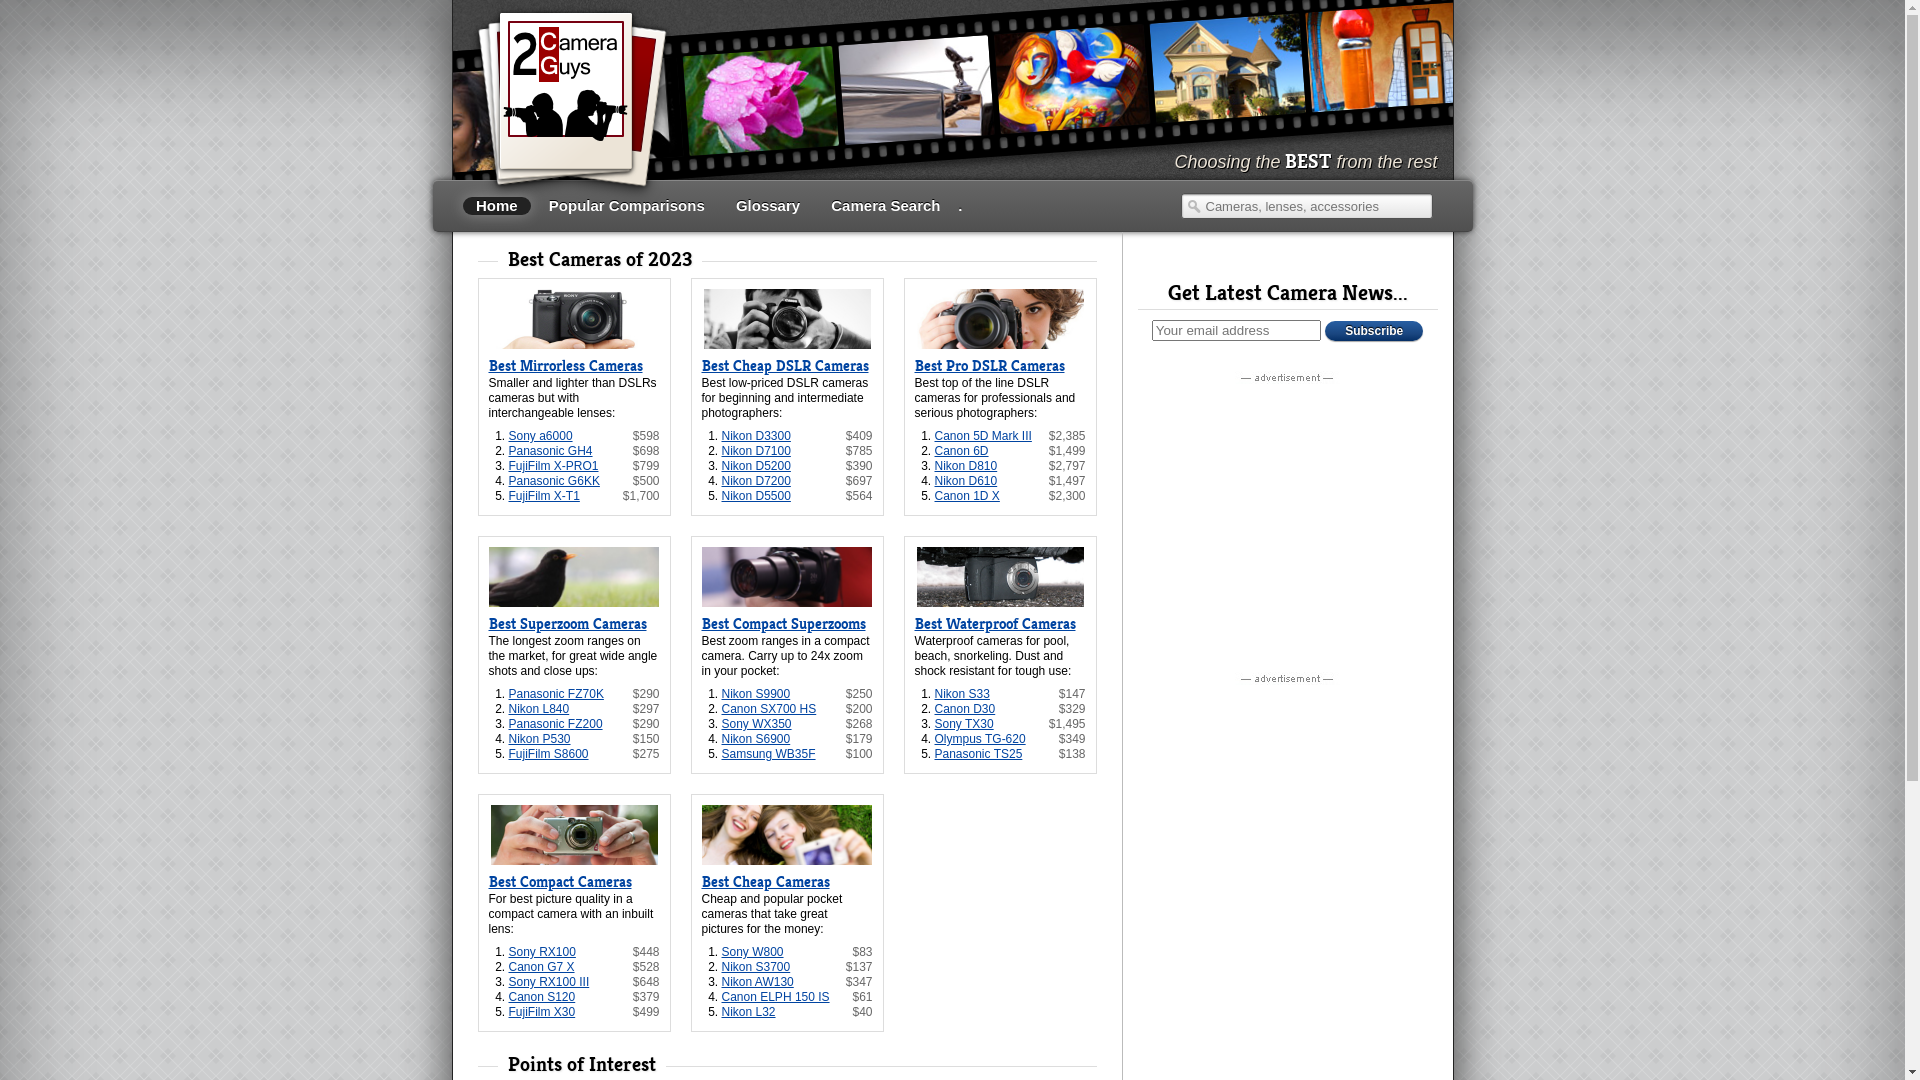 The image size is (1920, 1080). What do you see at coordinates (543, 495) in the screenshot?
I see `'FujiFilm X-T1'` at bounding box center [543, 495].